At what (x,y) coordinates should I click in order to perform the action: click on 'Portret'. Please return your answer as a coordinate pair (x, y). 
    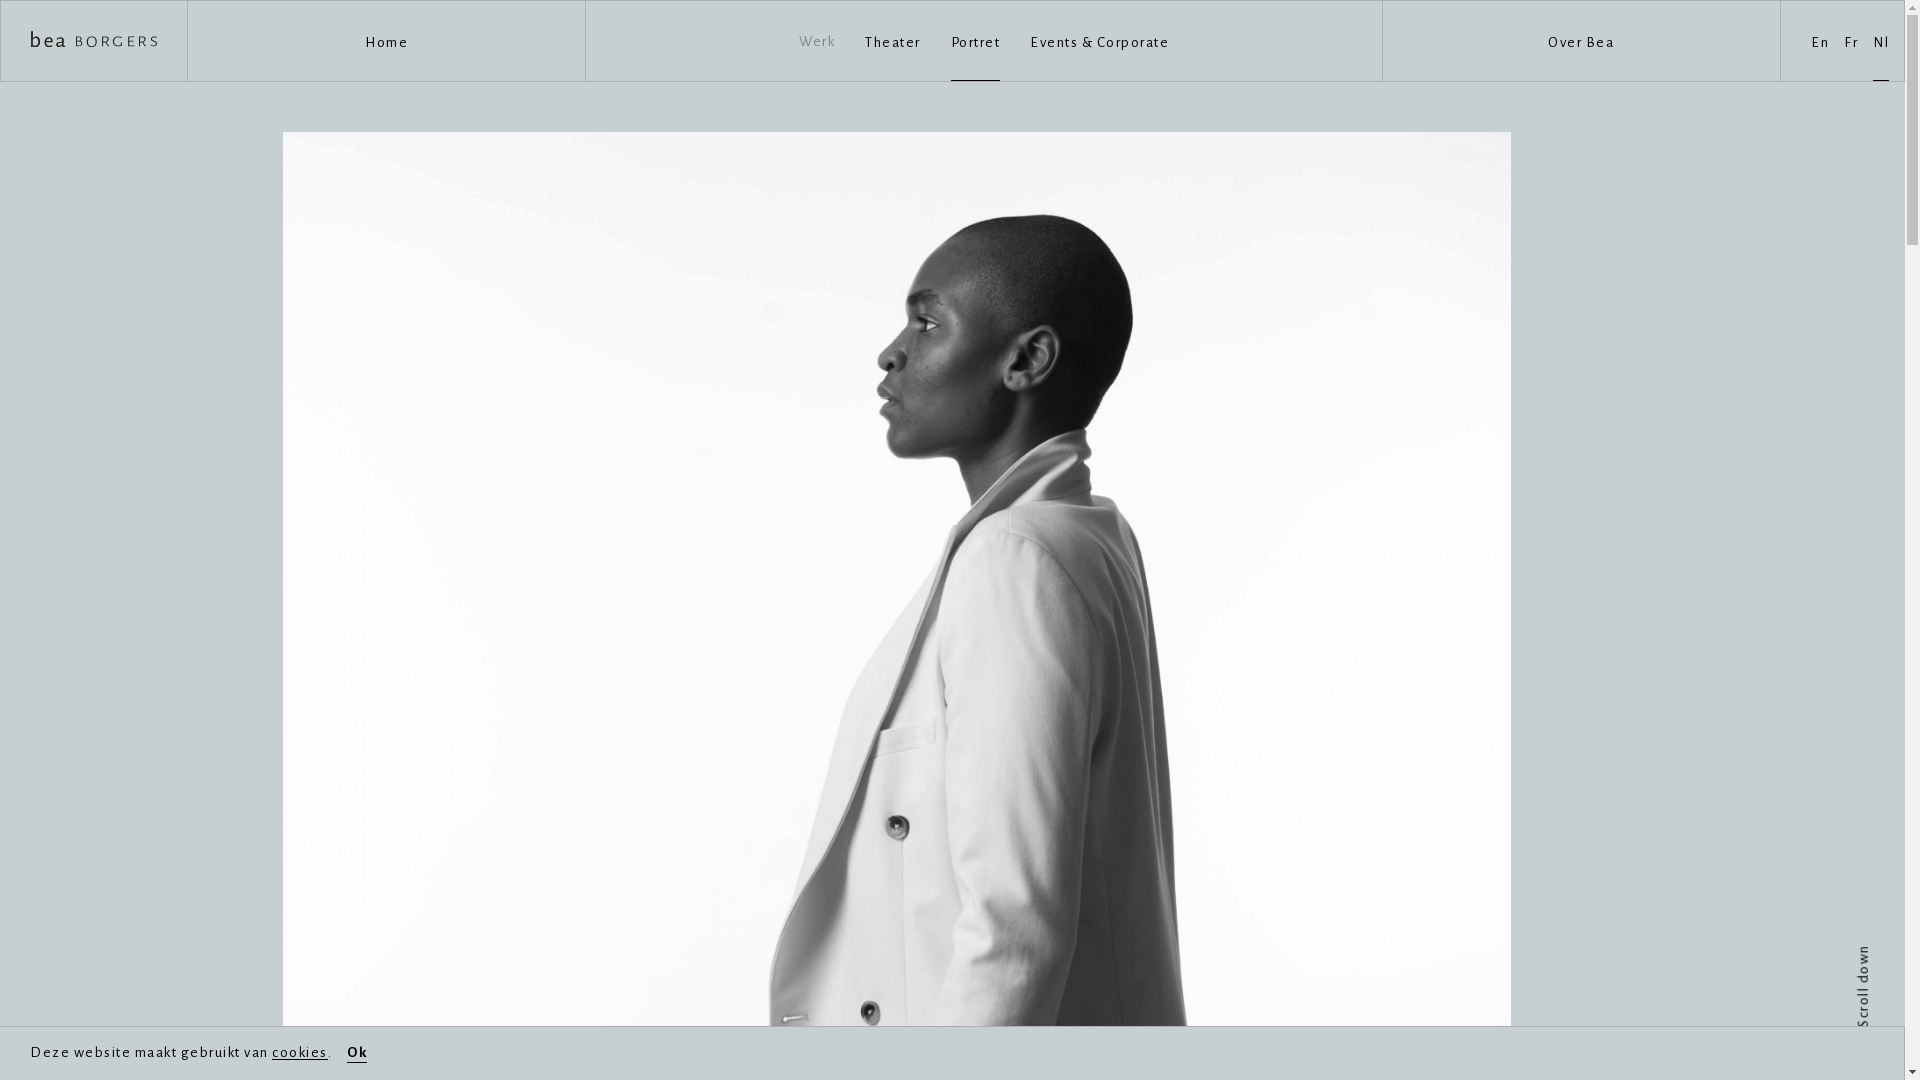
    Looking at the image, I should click on (974, 40).